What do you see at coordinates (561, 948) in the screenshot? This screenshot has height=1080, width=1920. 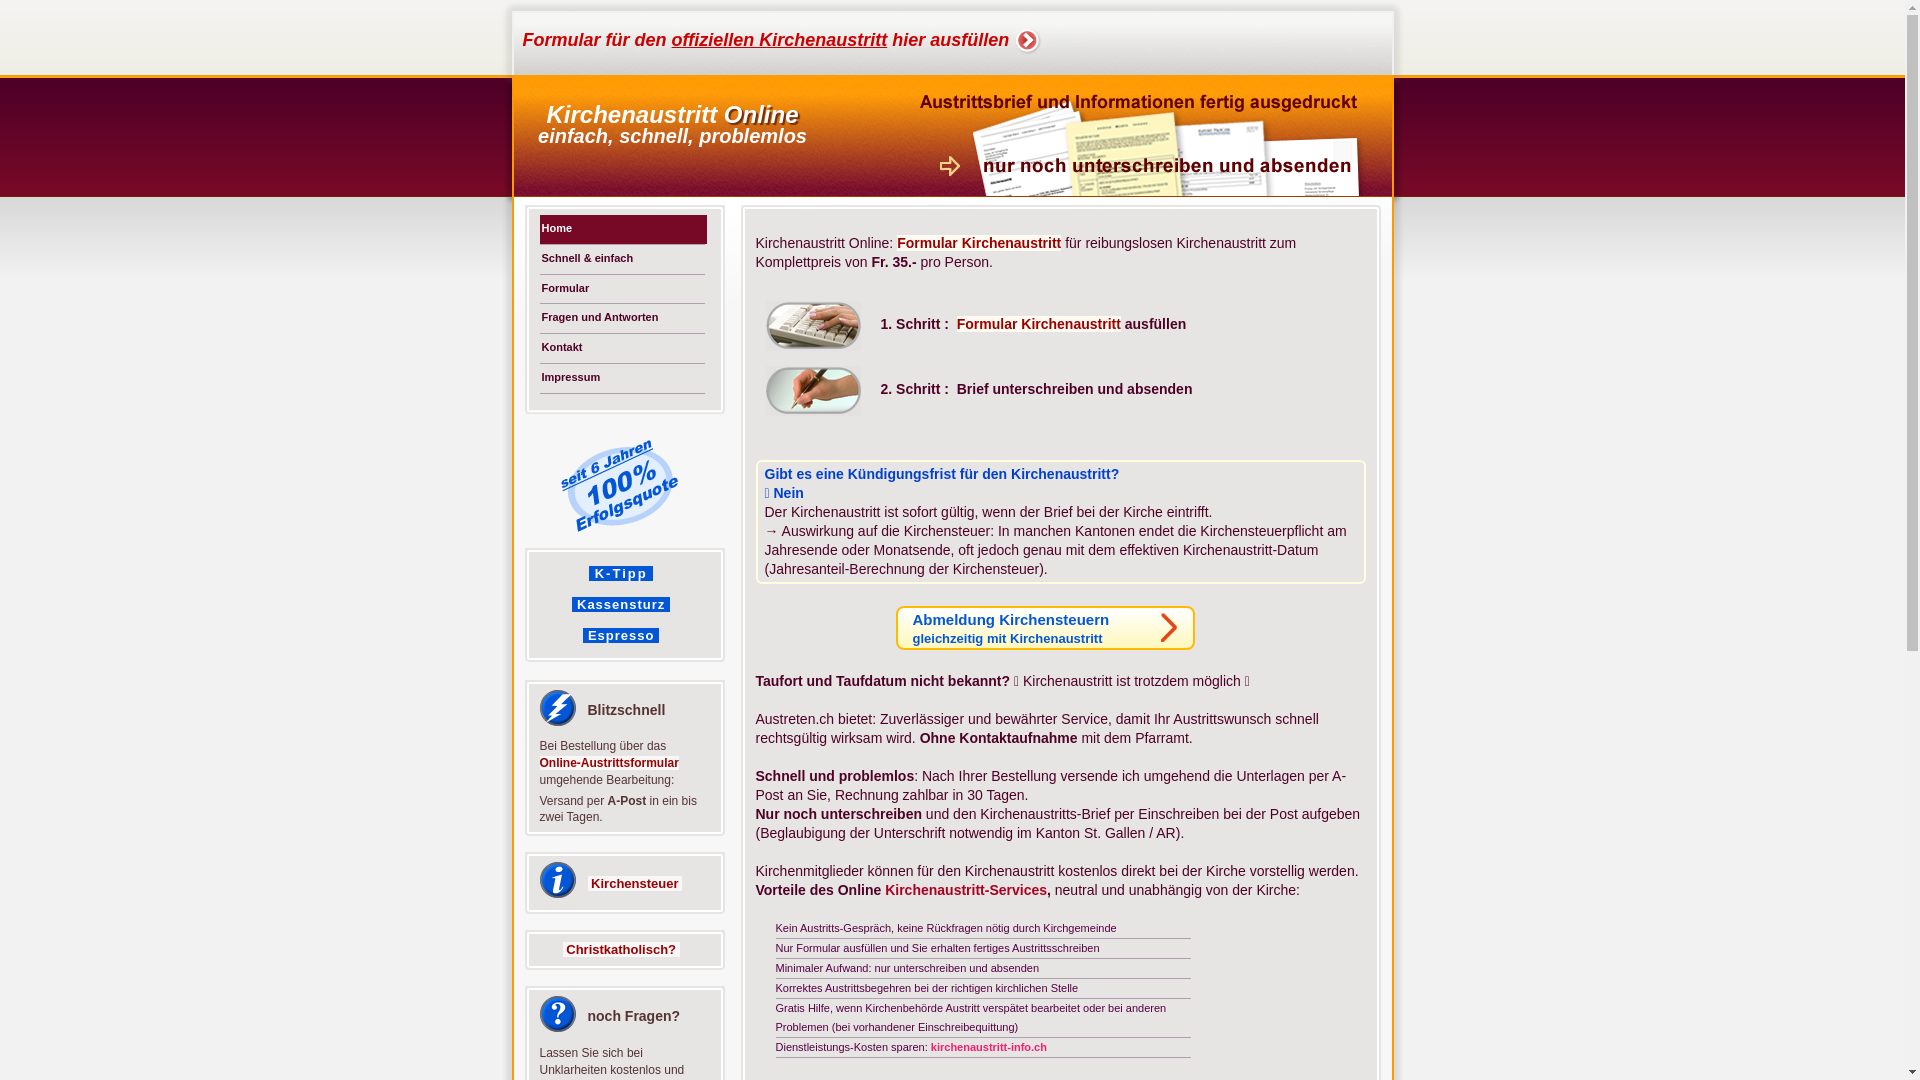 I see `' Christkatholisch? '` at bounding box center [561, 948].